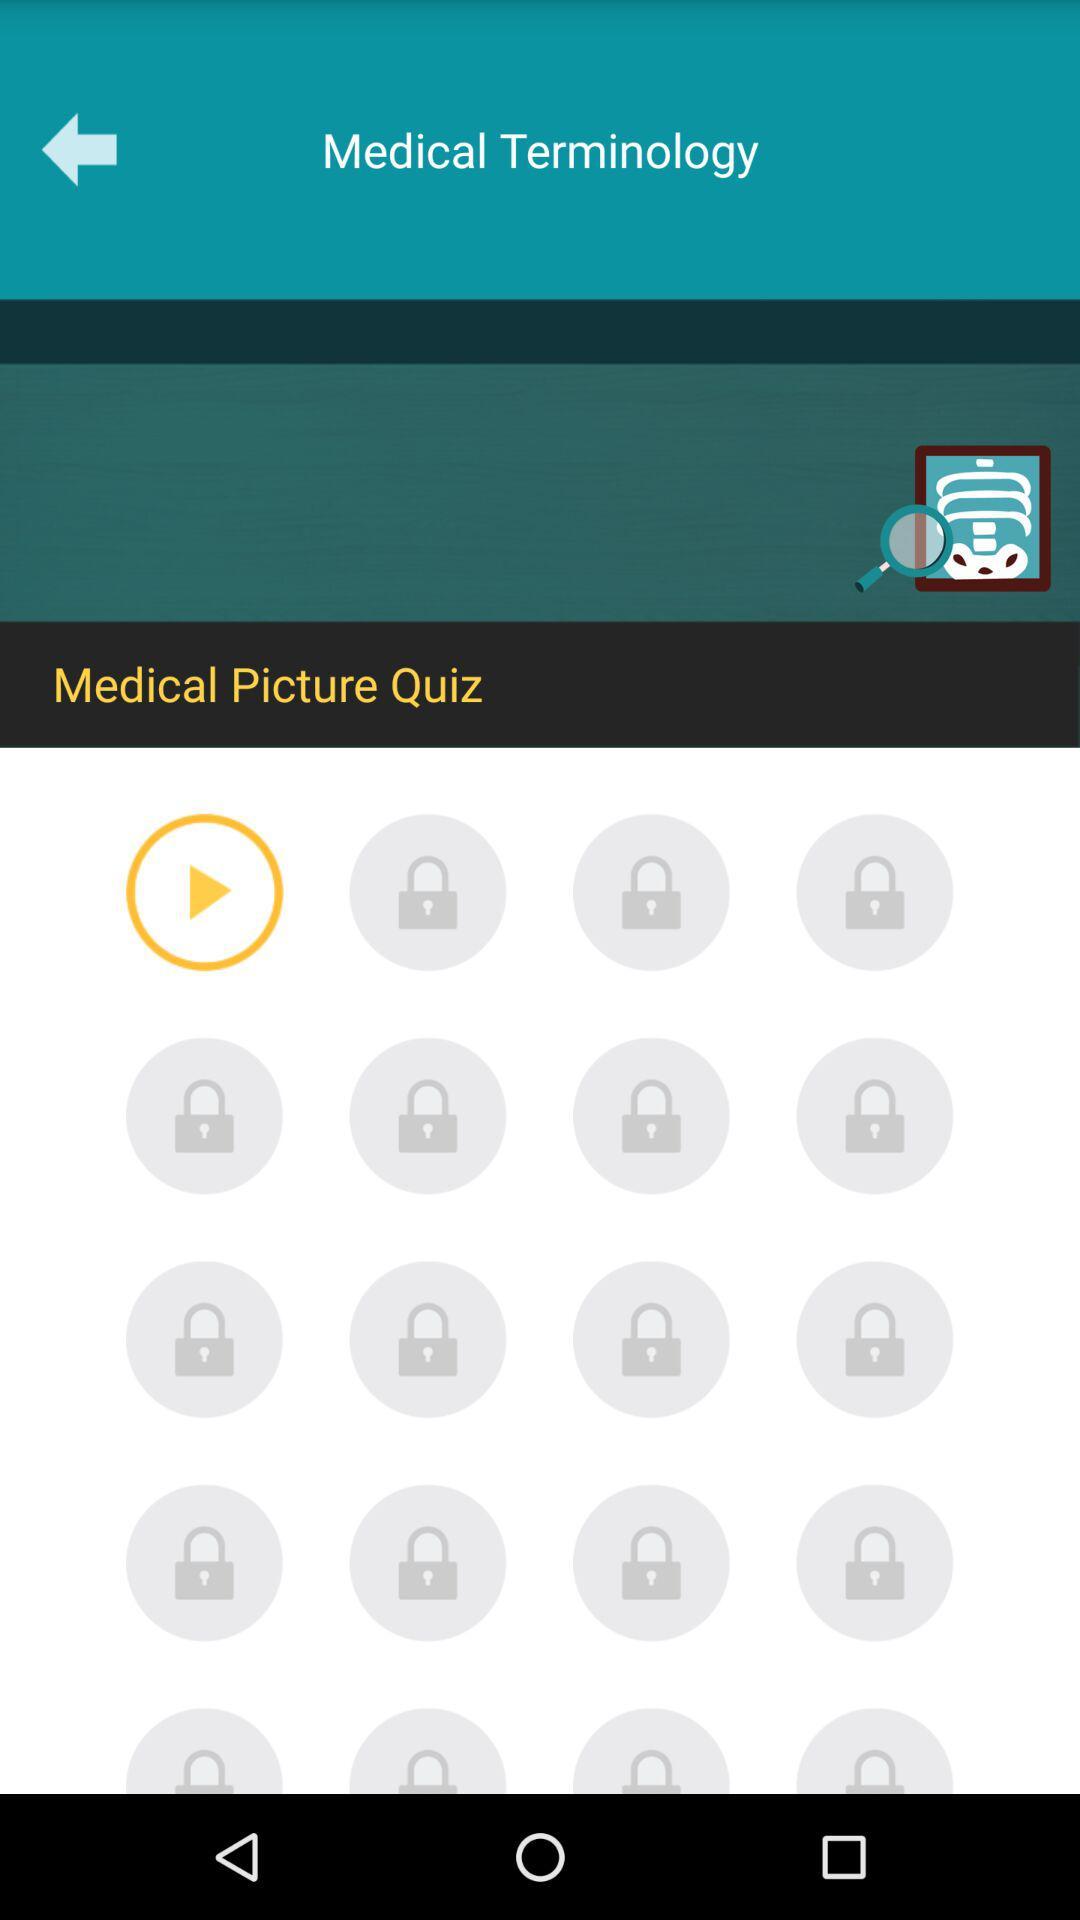 This screenshot has width=1080, height=1920. What do you see at coordinates (427, 1562) in the screenshot?
I see `locked button icon` at bounding box center [427, 1562].